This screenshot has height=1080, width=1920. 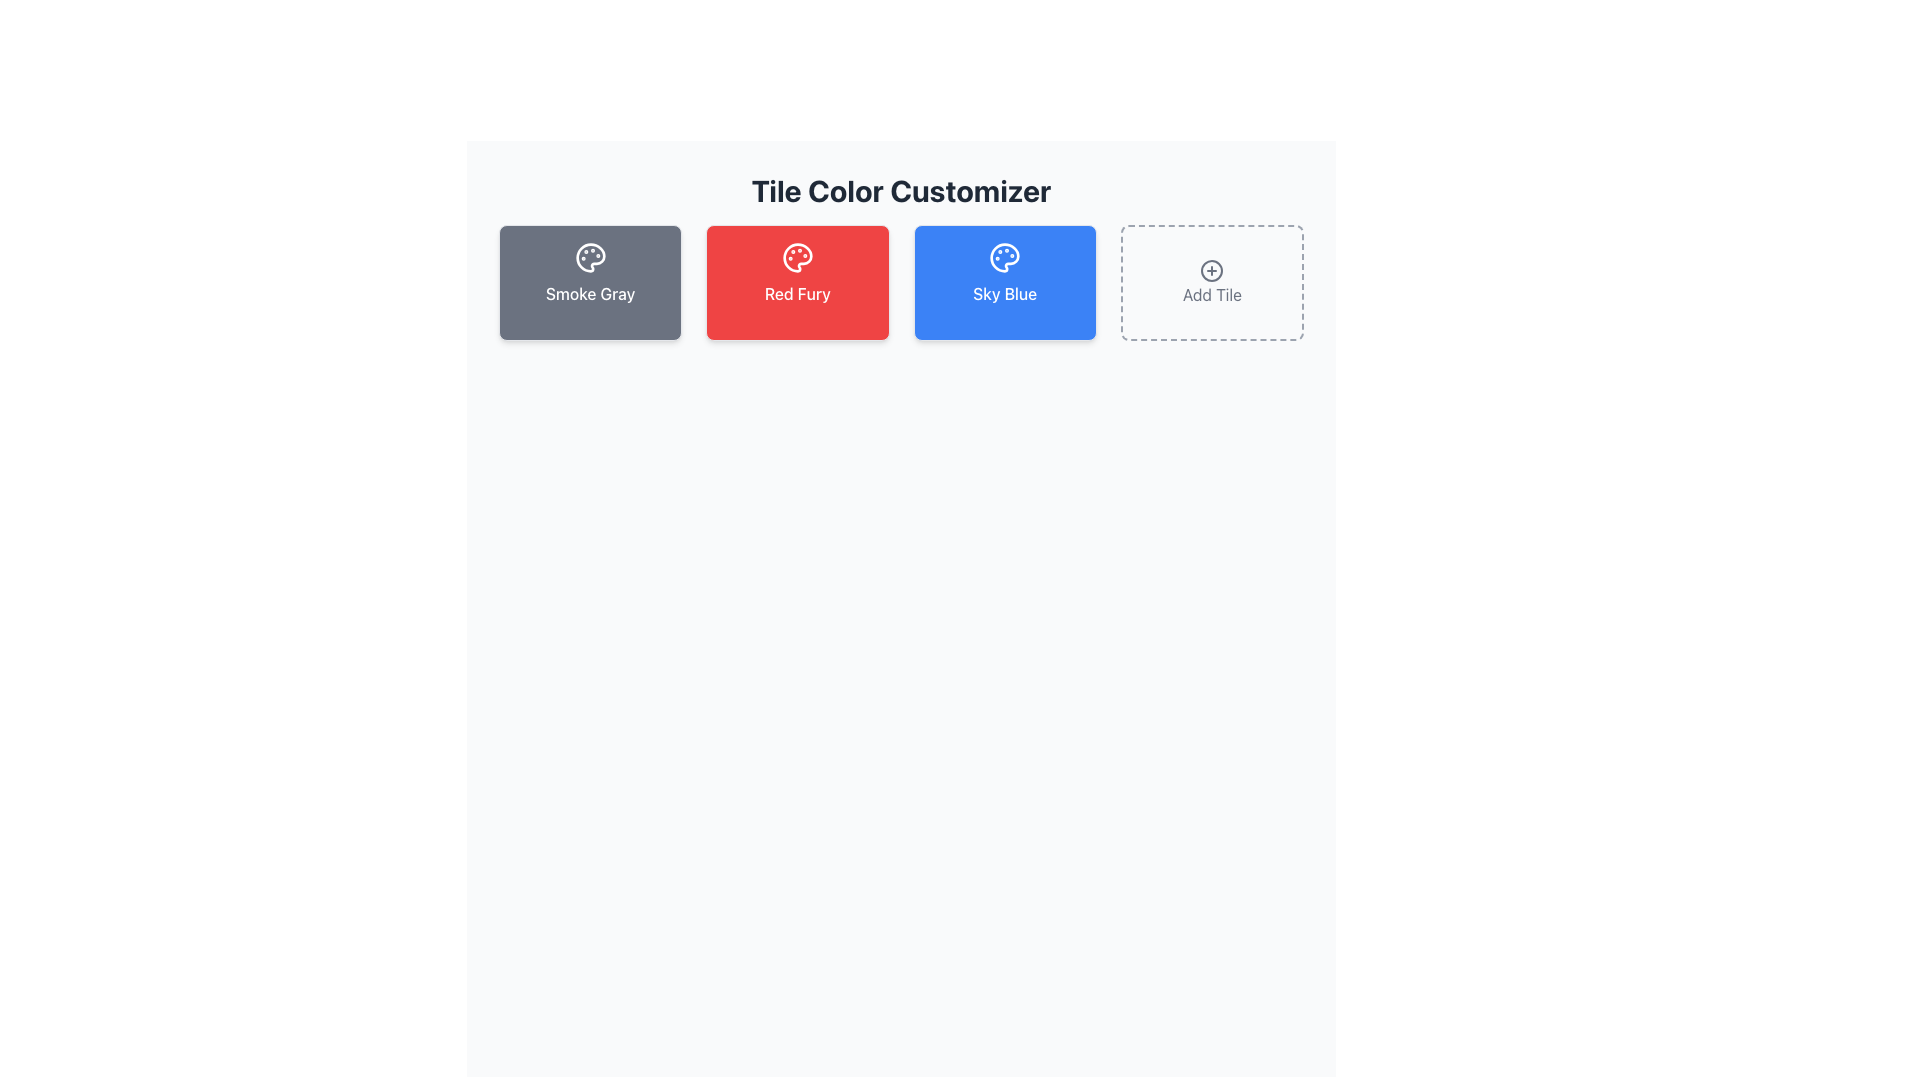 I want to click on the 'Sky Blue' button, which is a rectangular button with rounded corners, light blue background, and a white painter palette icon above the text 'Sky Blue', so click(x=1005, y=282).